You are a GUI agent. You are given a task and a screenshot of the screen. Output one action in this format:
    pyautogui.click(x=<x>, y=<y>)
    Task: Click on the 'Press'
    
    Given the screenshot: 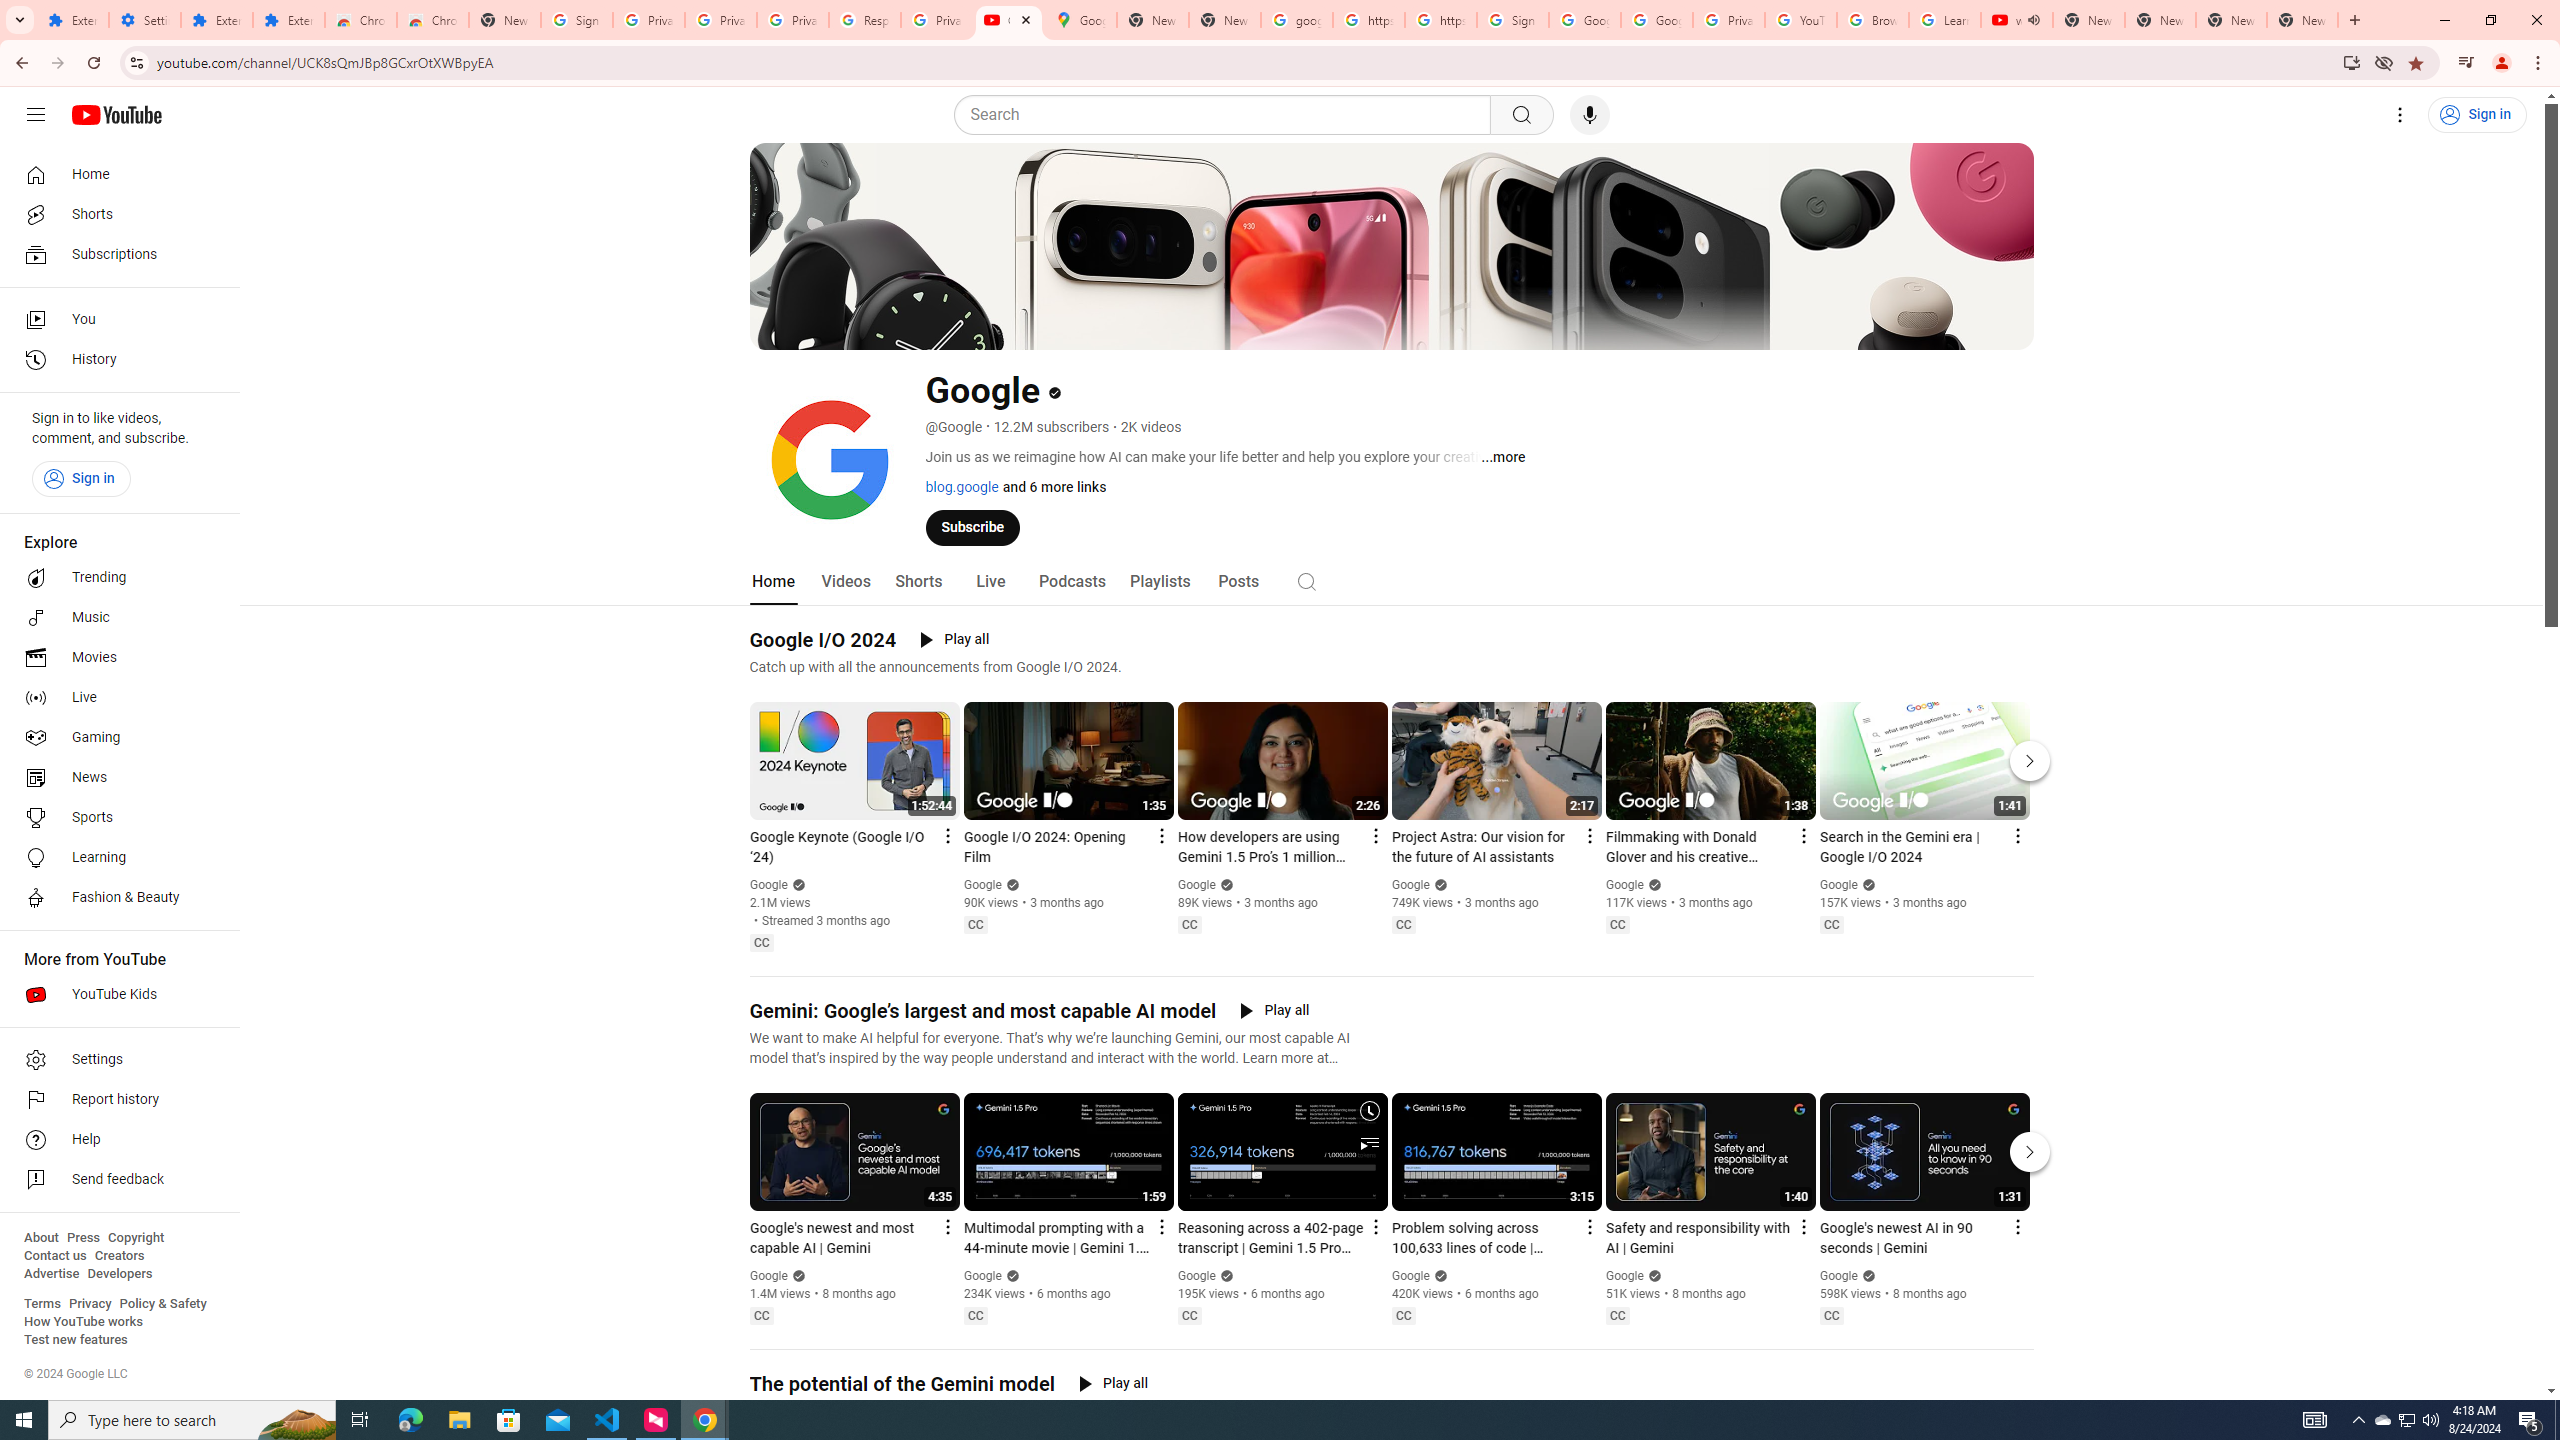 What is the action you would take?
    pyautogui.click(x=82, y=1237)
    